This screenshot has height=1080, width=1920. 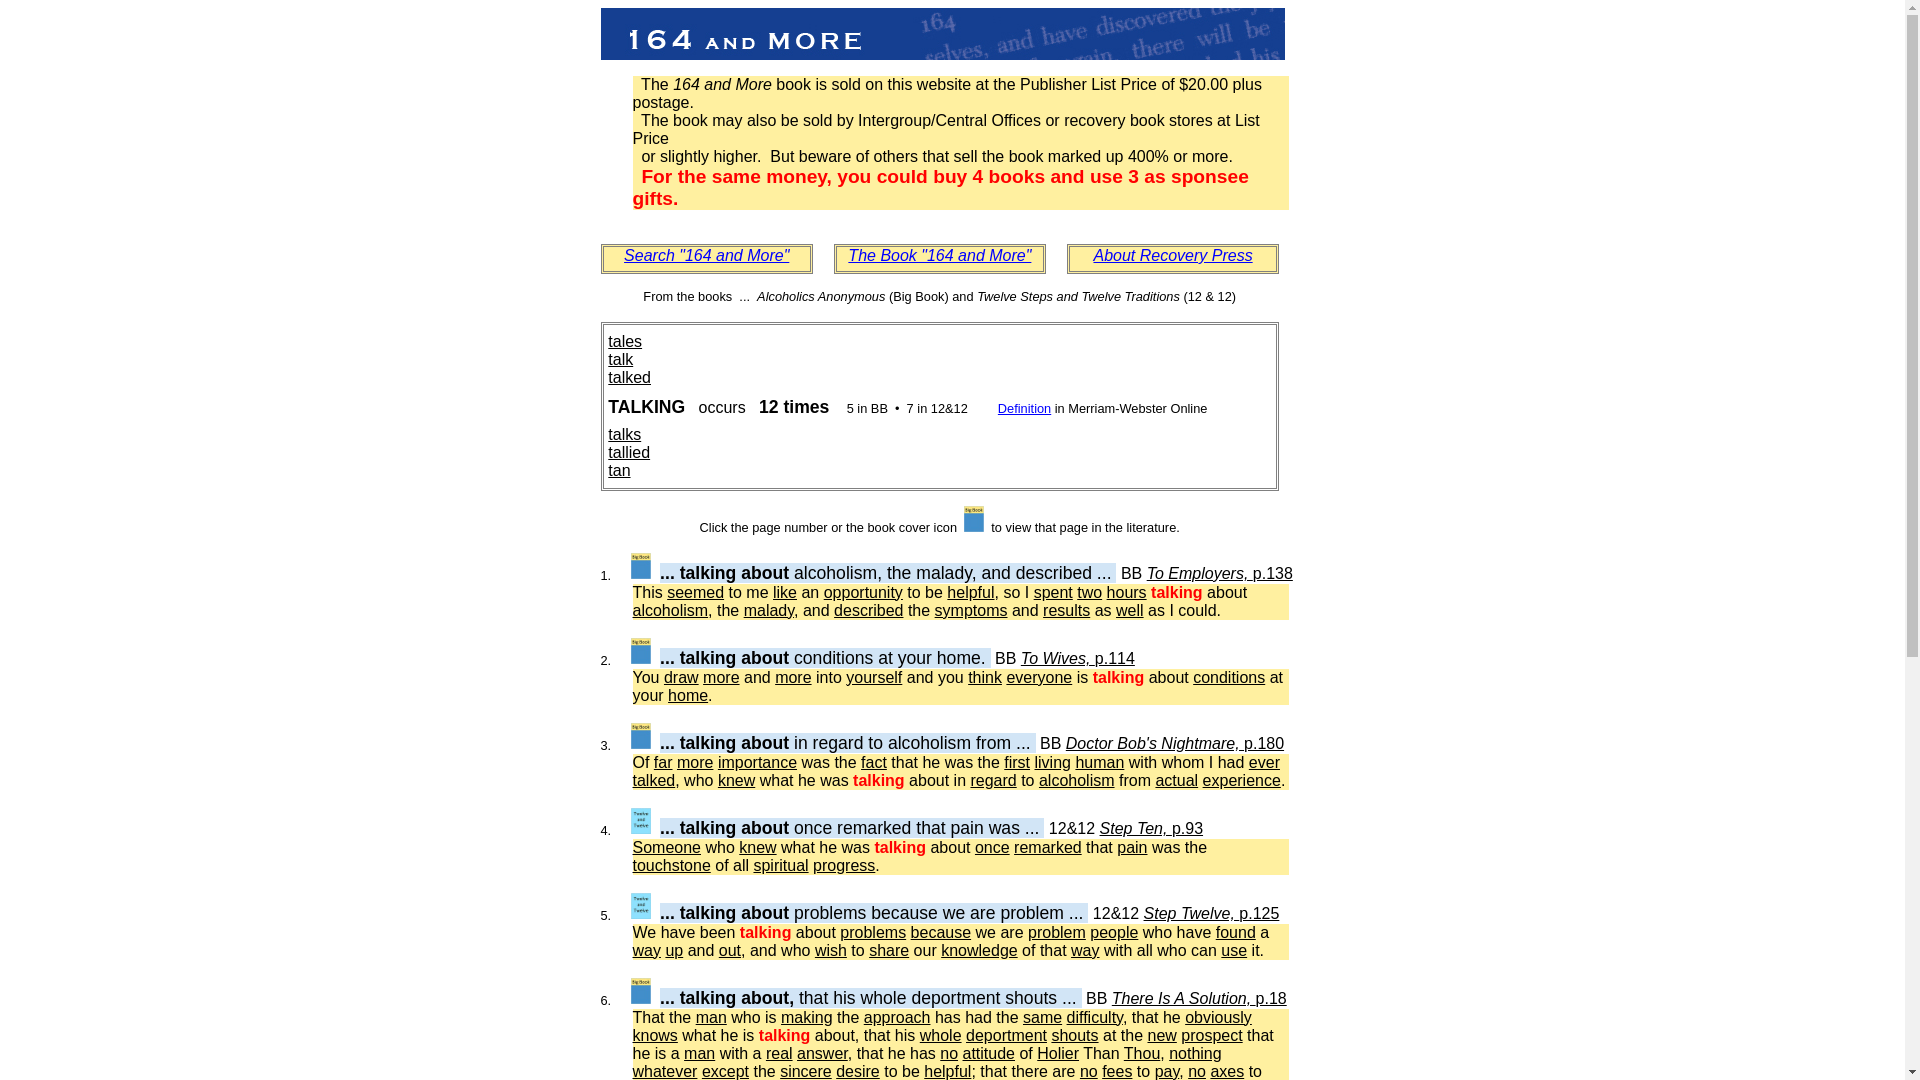 What do you see at coordinates (992, 847) in the screenshot?
I see `'once'` at bounding box center [992, 847].